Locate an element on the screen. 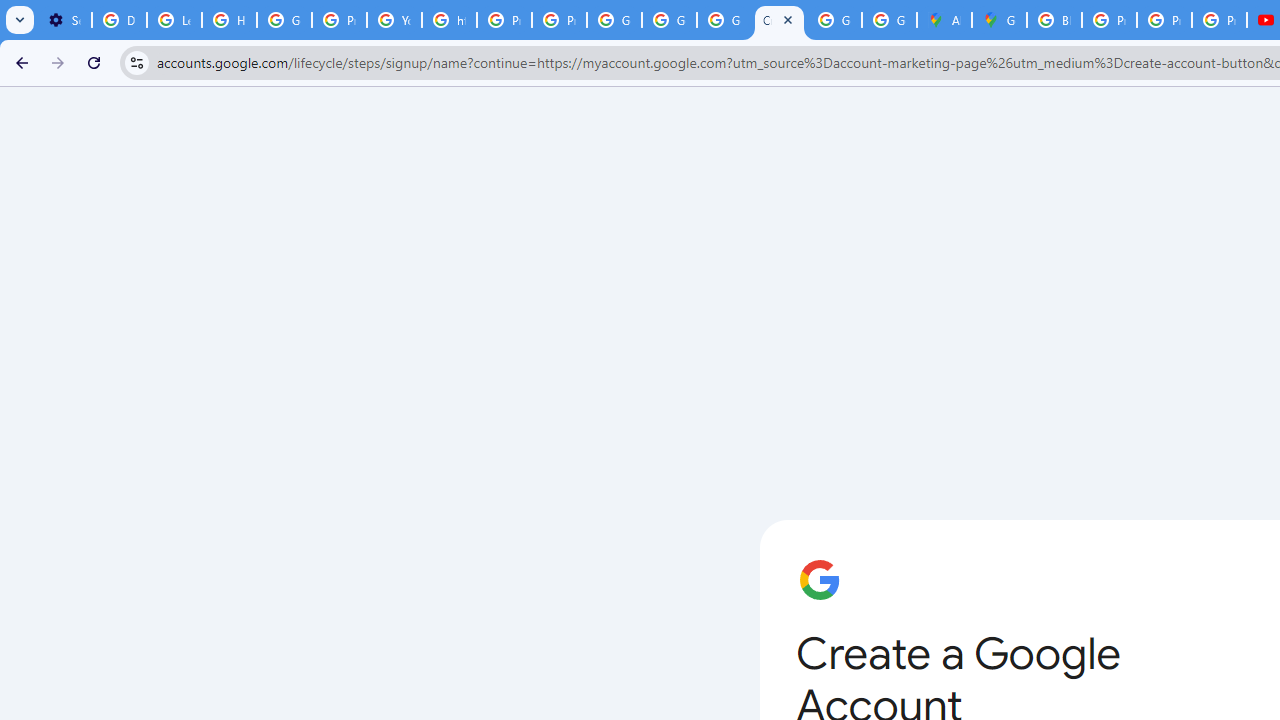 This screenshot has height=720, width=1280. 'Blogger Policies and Guidelines - Transparency Center' is located at coordinates (1053, 20).